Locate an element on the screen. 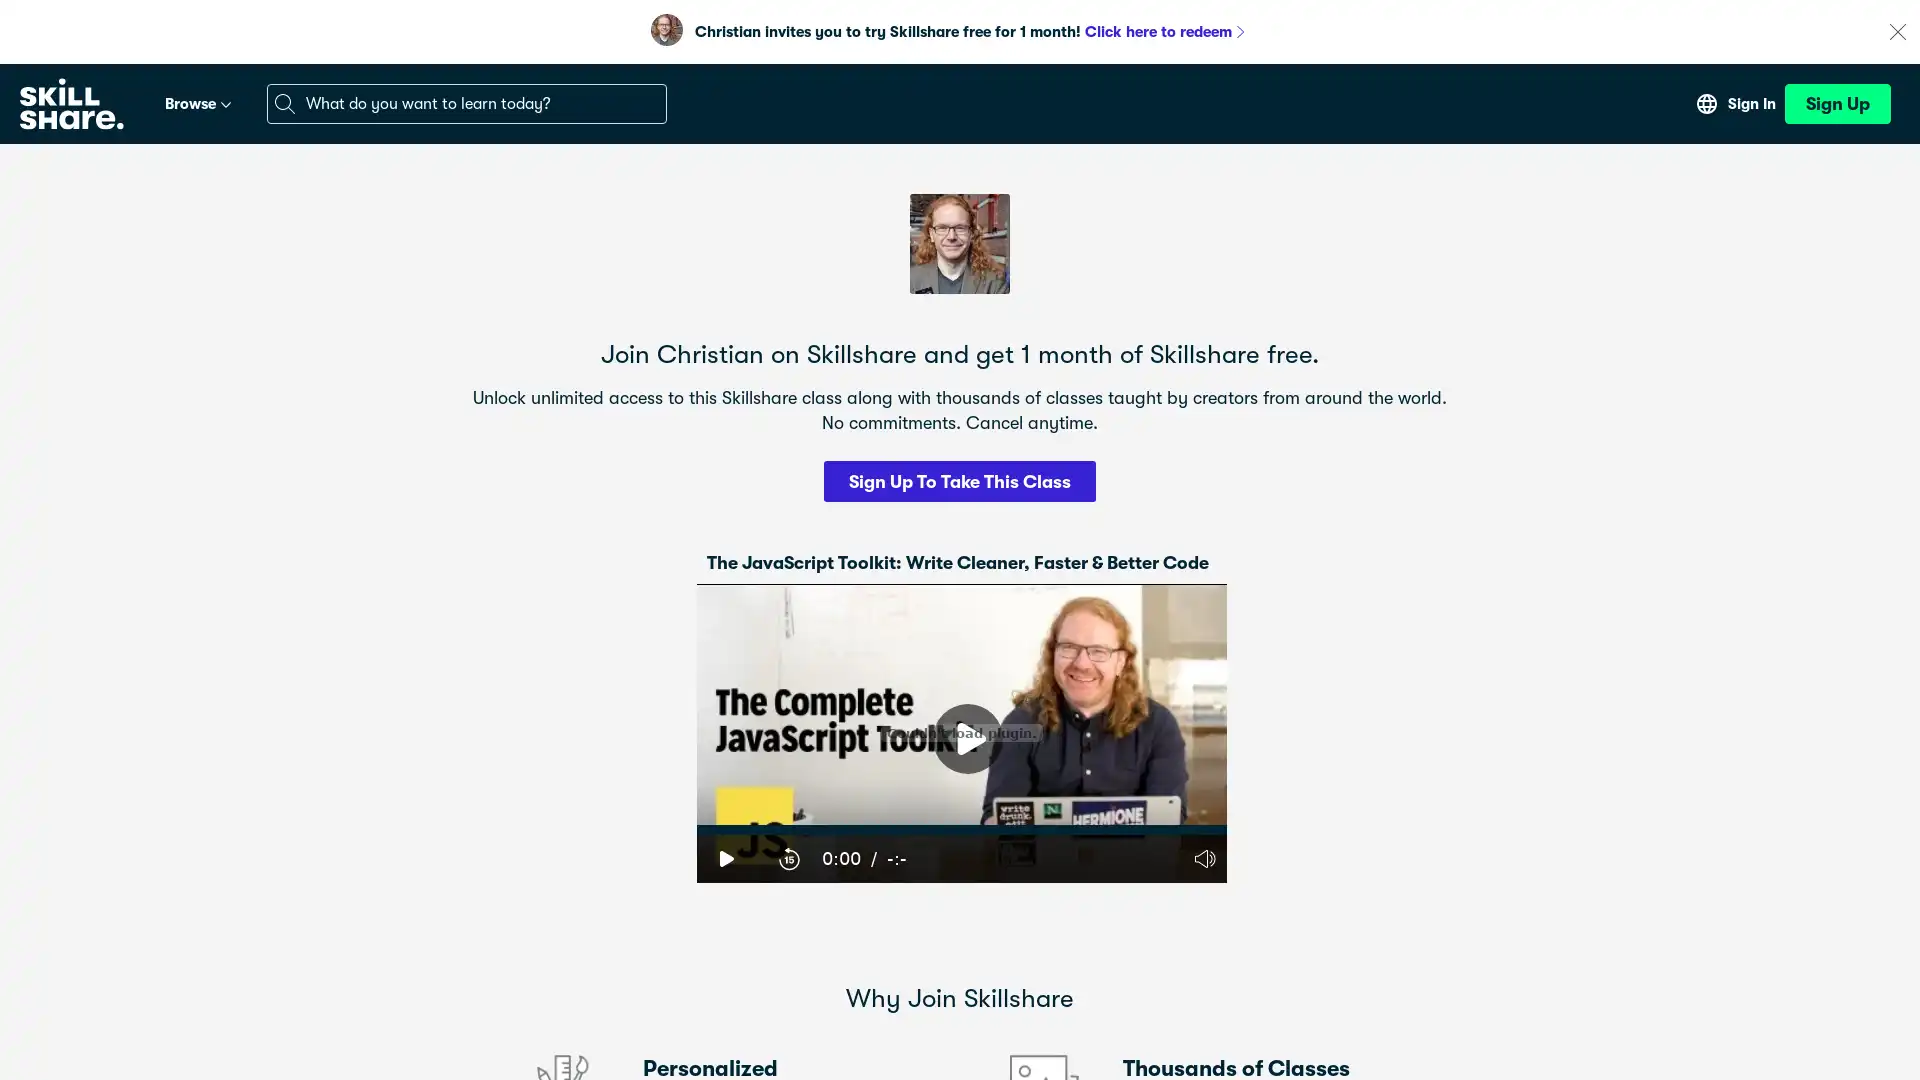  Play is located at coordinates (725, 856).